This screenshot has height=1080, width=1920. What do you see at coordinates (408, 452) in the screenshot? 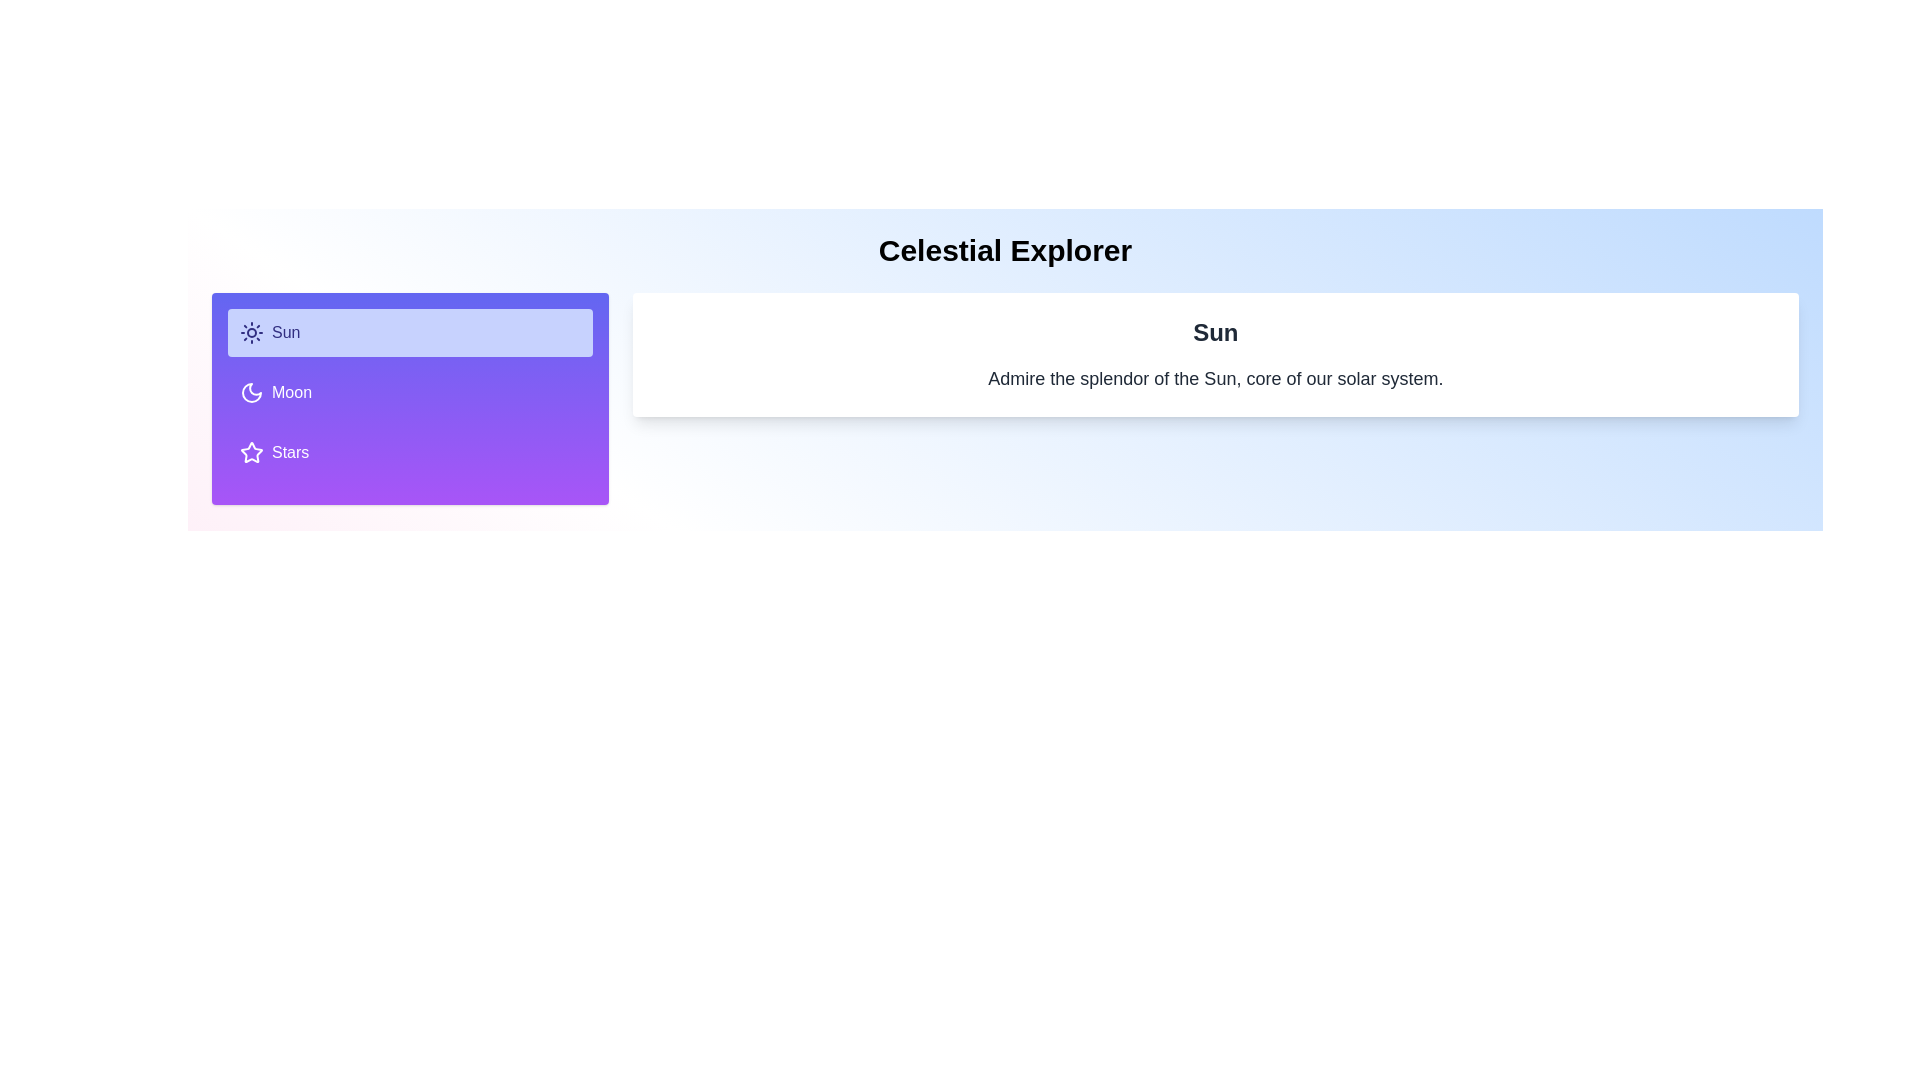
I see `the tab labeled 'Stars' to observe the hover effect` at bounding box center [408, 452].